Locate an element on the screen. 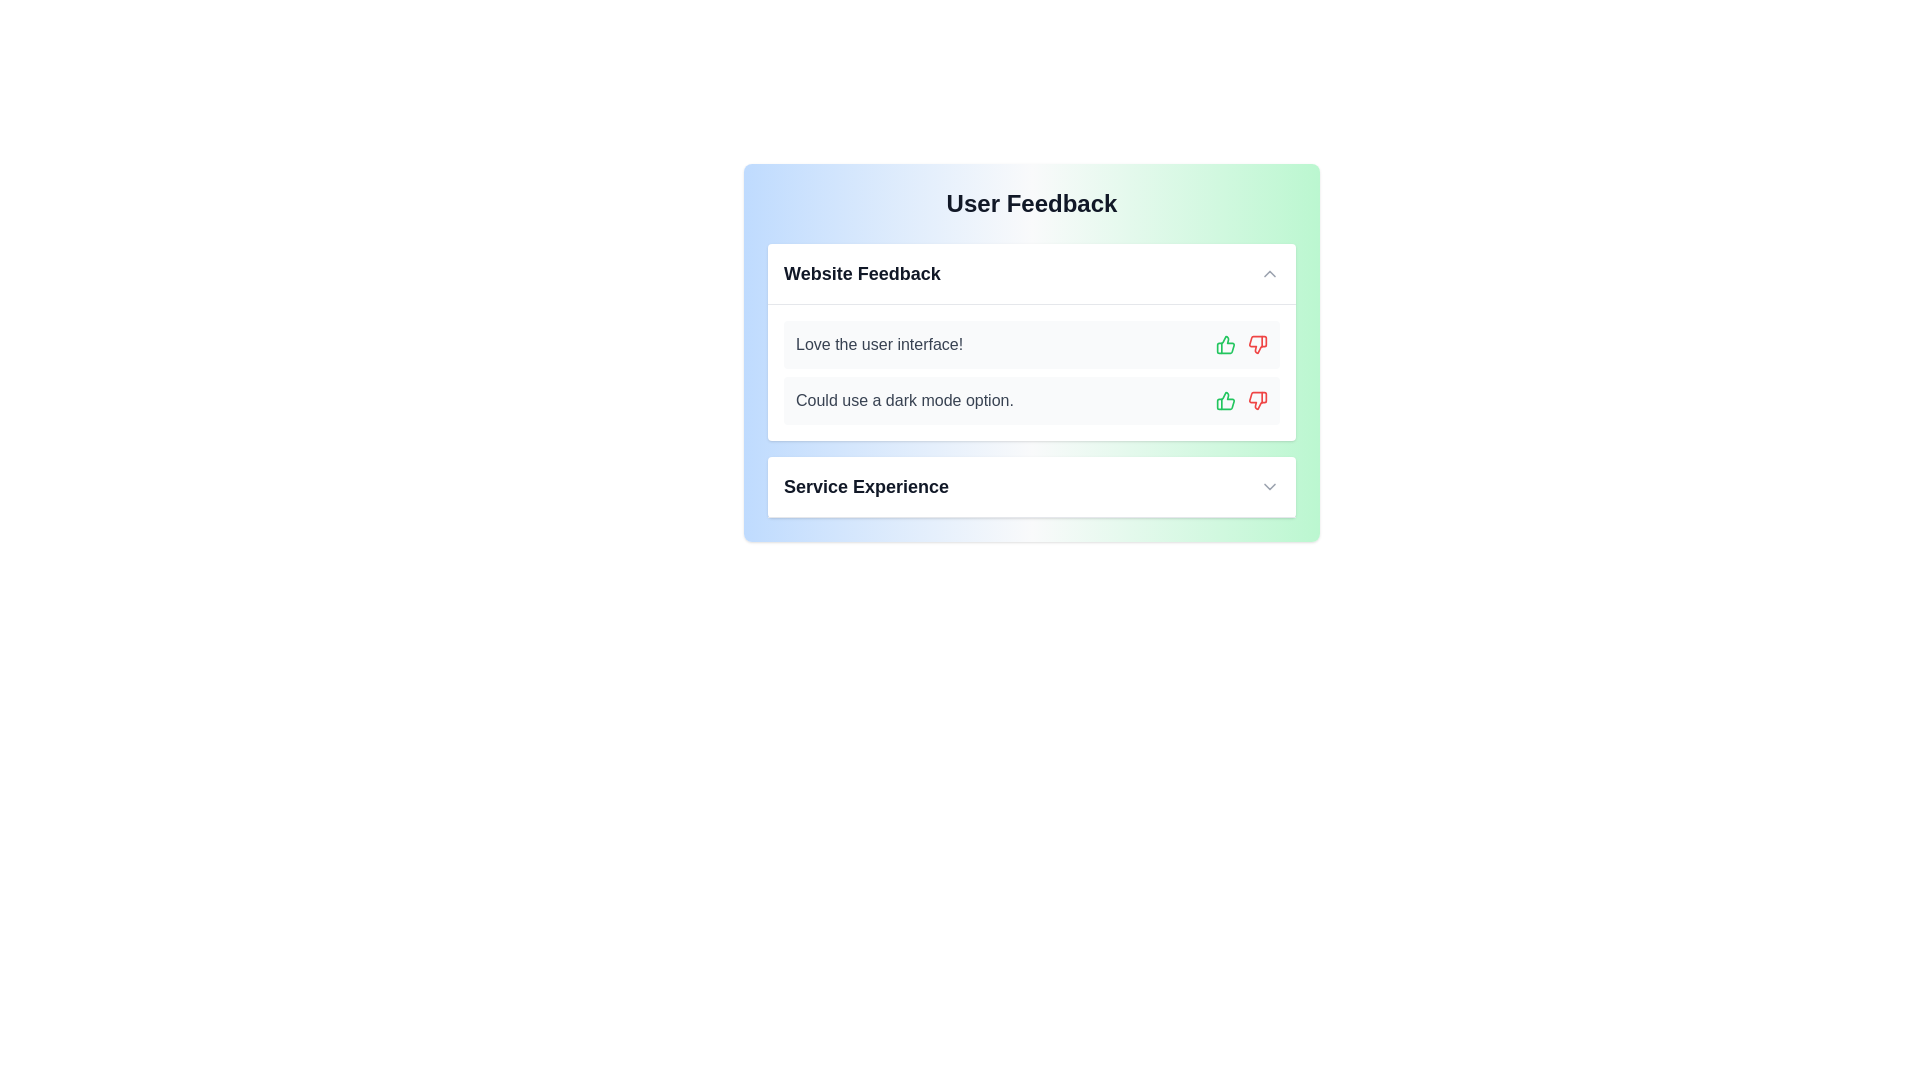  the thumbs-down button for the comment 'Could use a dark mode option.' is located at coordinates (1256, 401).